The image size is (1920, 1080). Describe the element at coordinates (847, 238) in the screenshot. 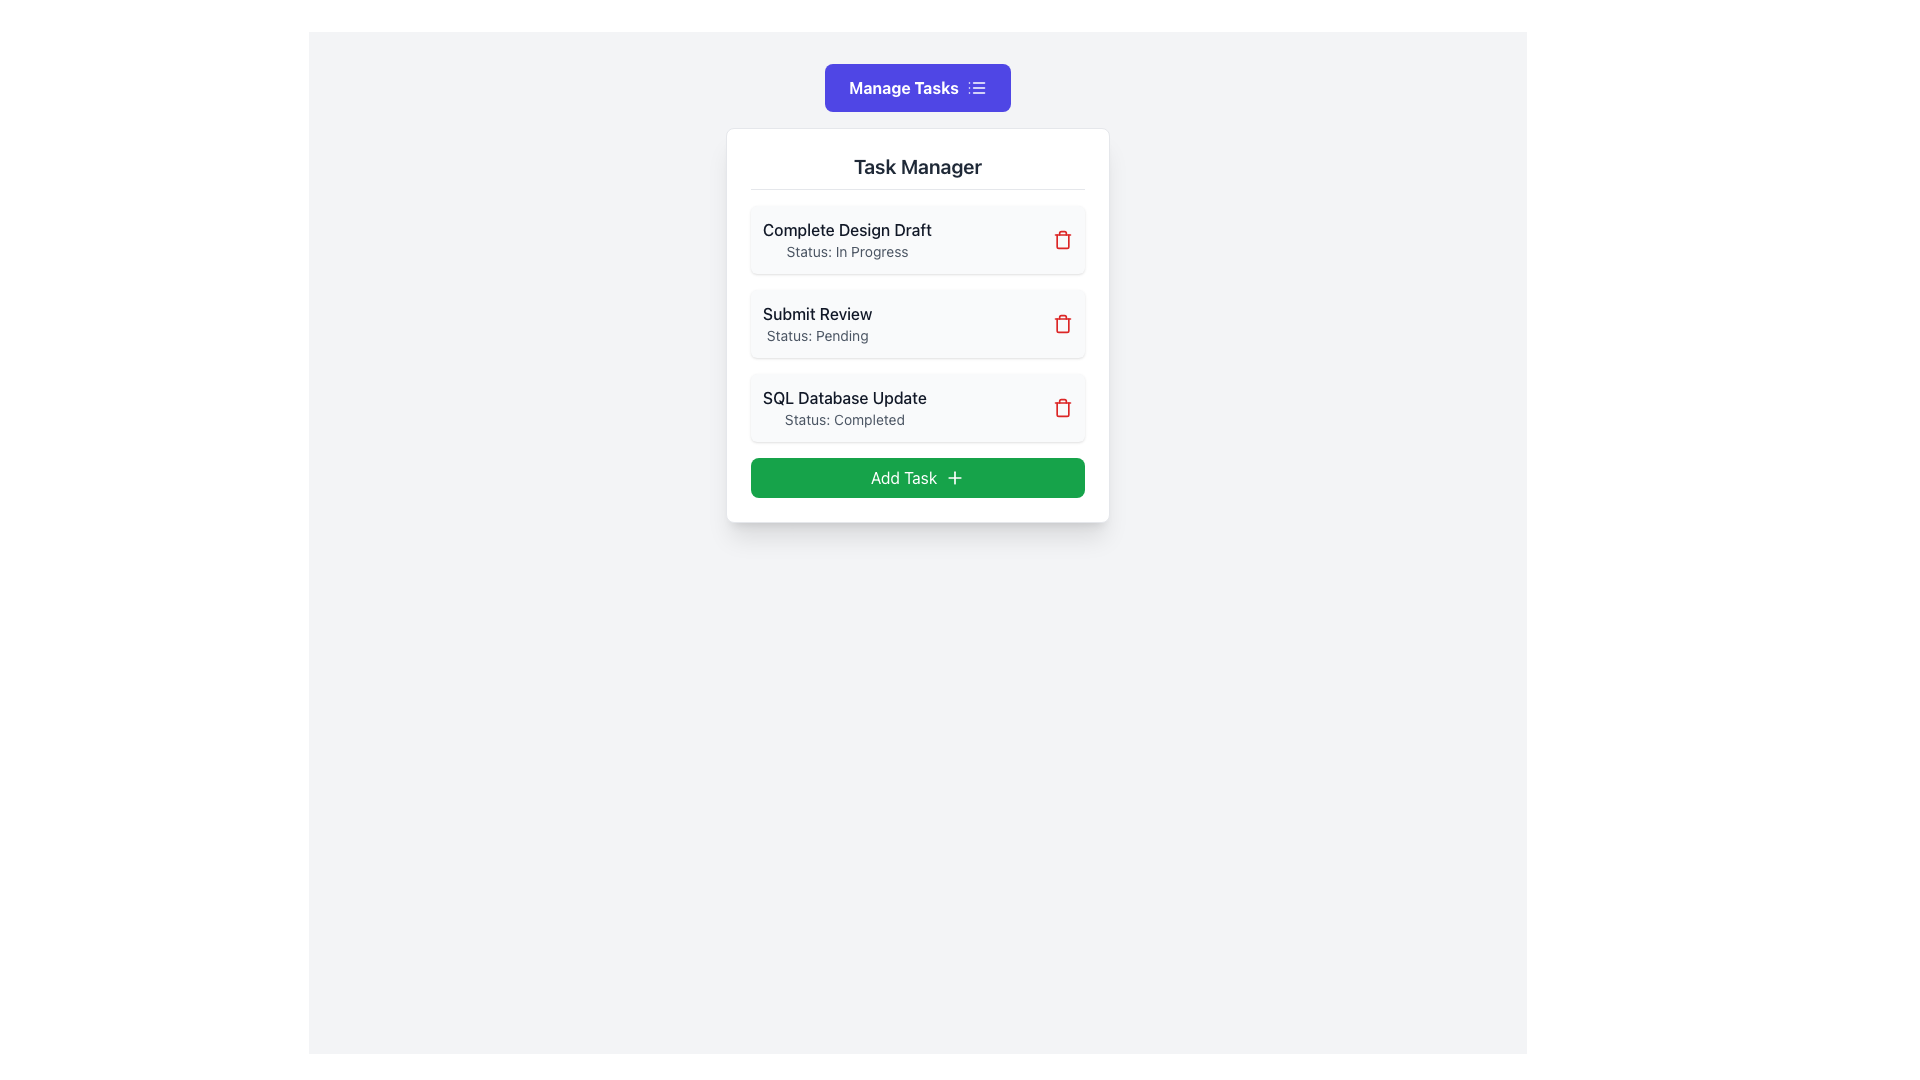

I see `static text display that shows the task title 'Complete Design Draft' and its status 'In Progress', located under the 'Task Manager' heading` at that location.